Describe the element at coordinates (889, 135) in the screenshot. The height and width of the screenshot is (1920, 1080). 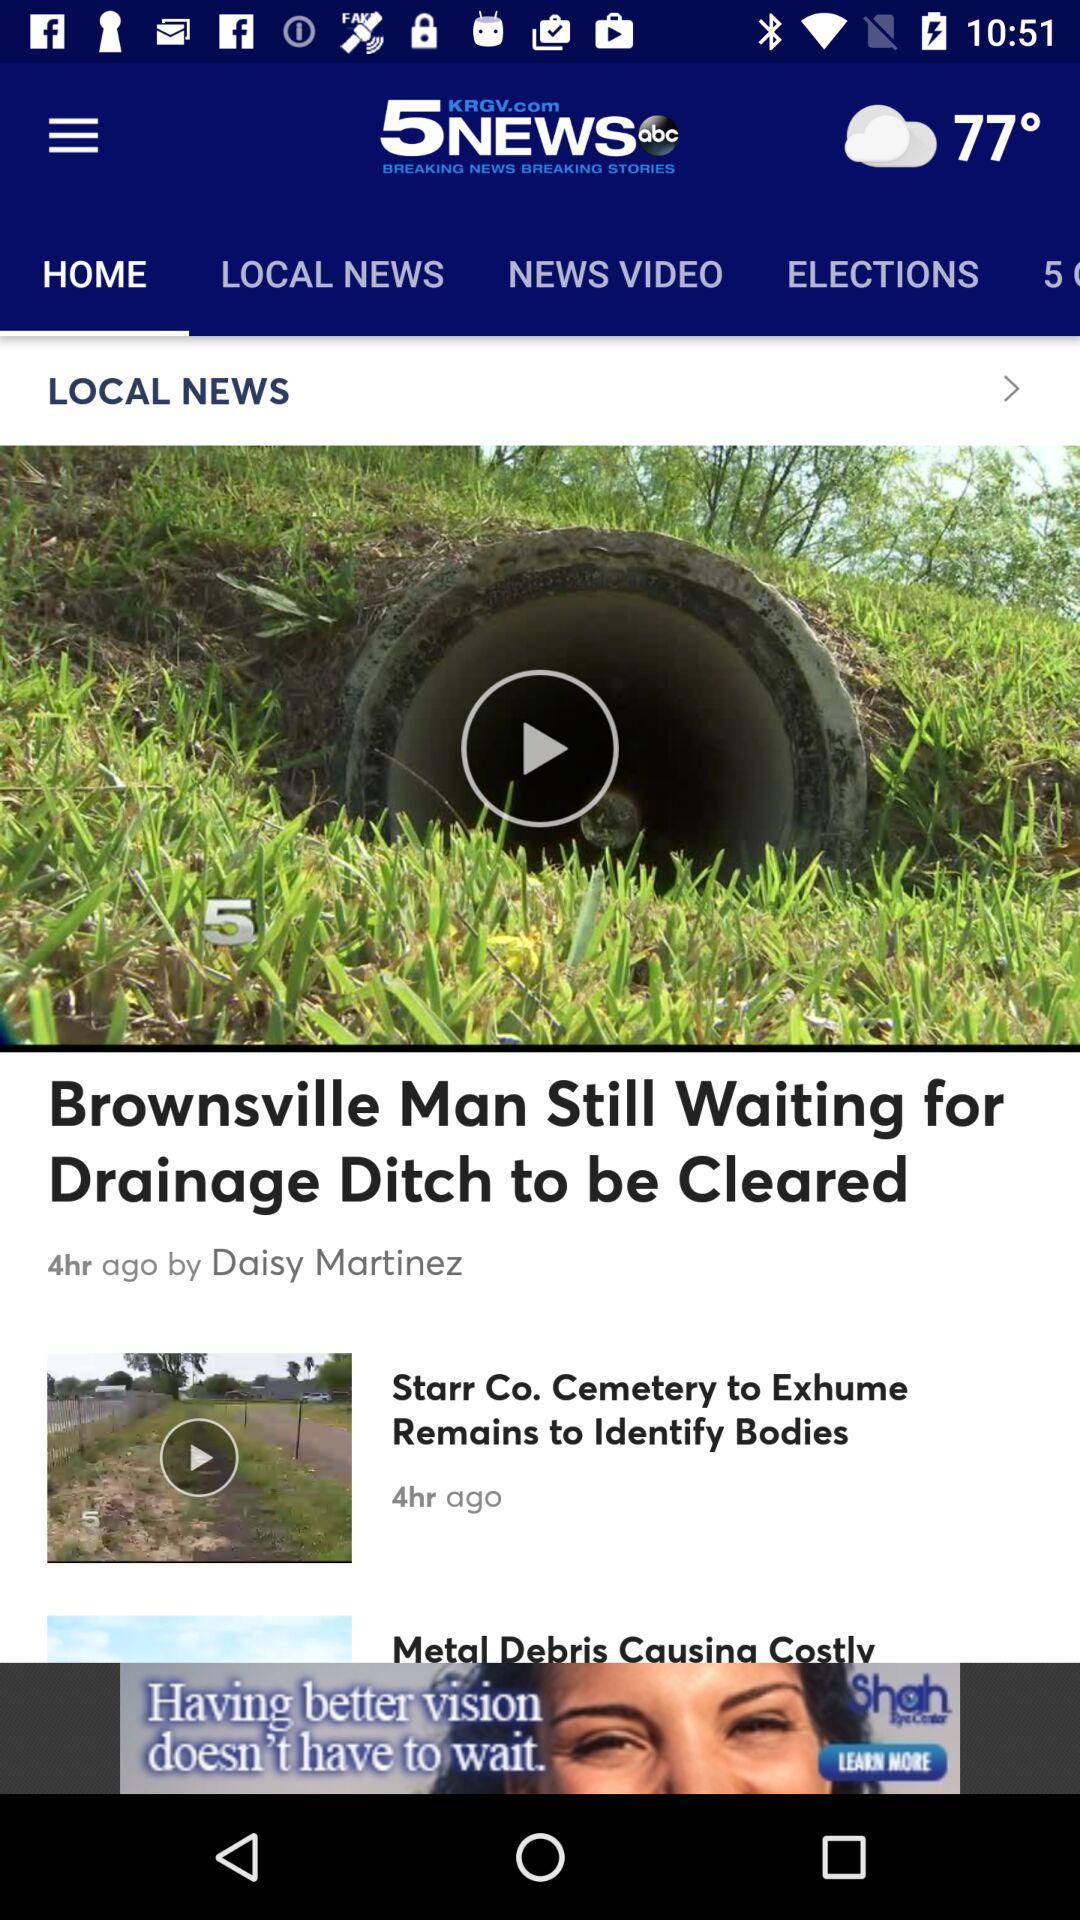
I see `clear` at that location.